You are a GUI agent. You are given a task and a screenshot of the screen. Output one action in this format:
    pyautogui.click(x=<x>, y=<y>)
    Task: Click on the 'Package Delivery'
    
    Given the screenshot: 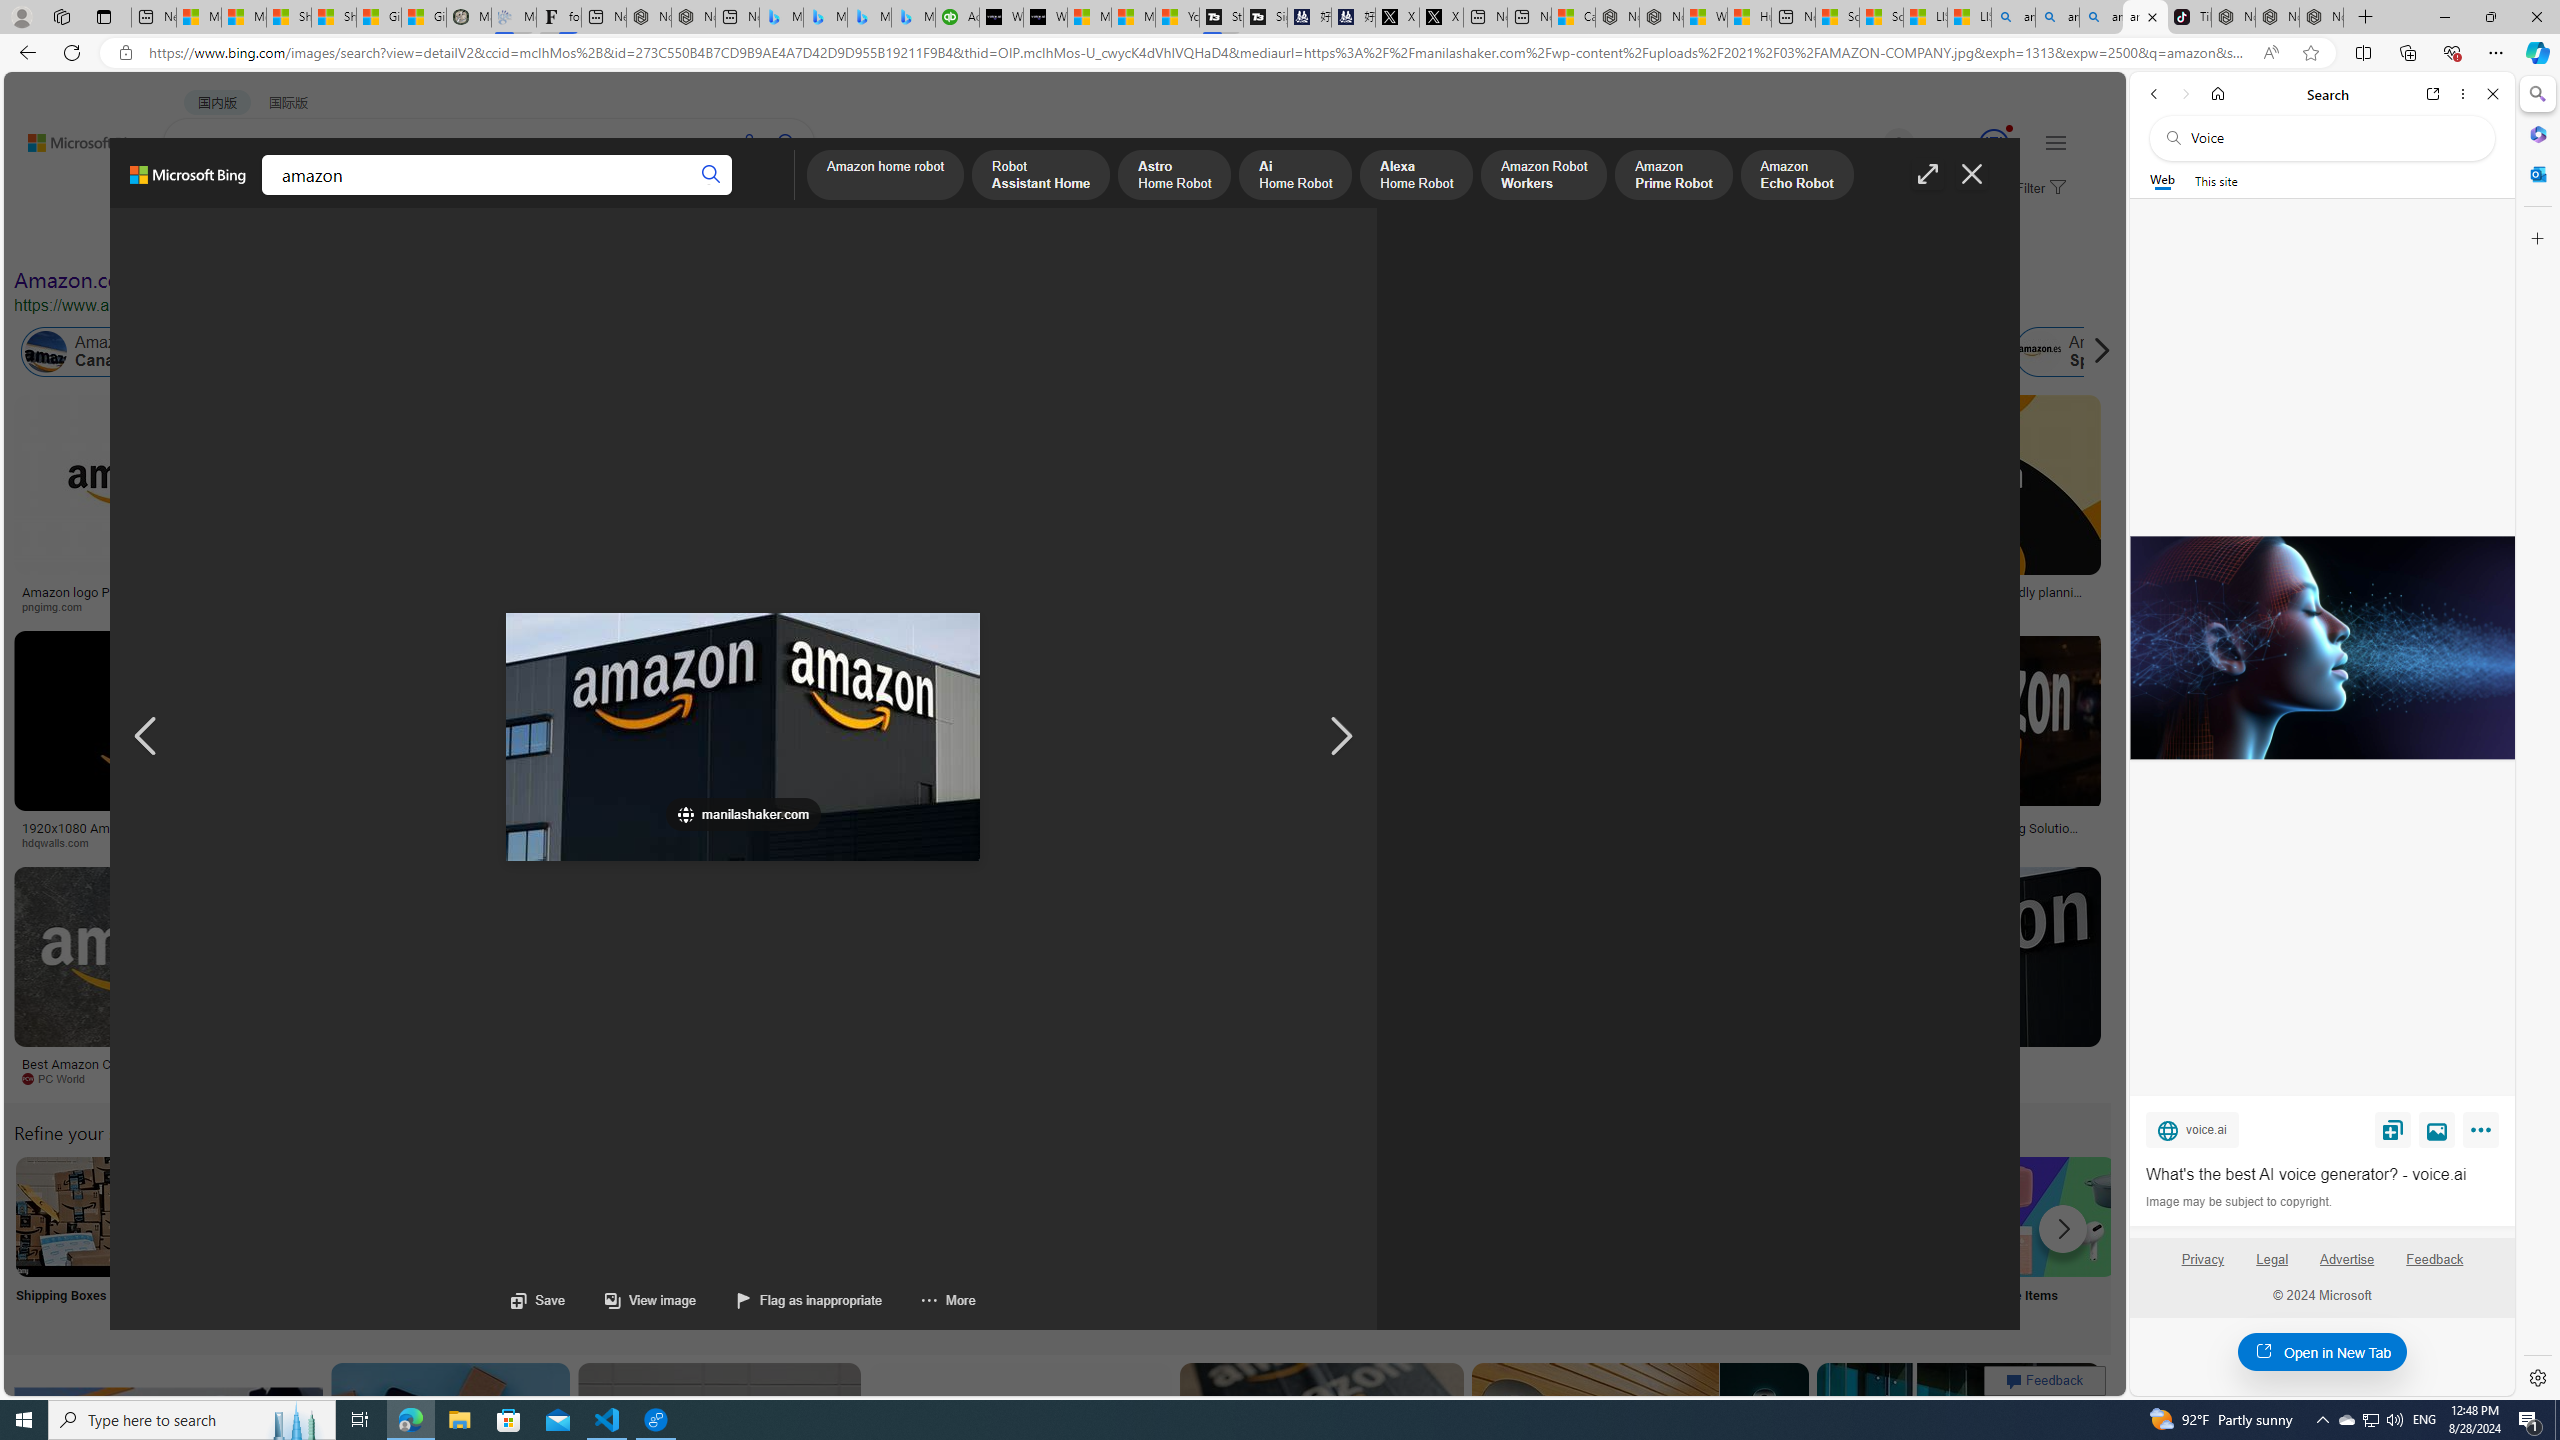 What is the action you would take?
    pyautogui.click(x=735, y=1241)
    